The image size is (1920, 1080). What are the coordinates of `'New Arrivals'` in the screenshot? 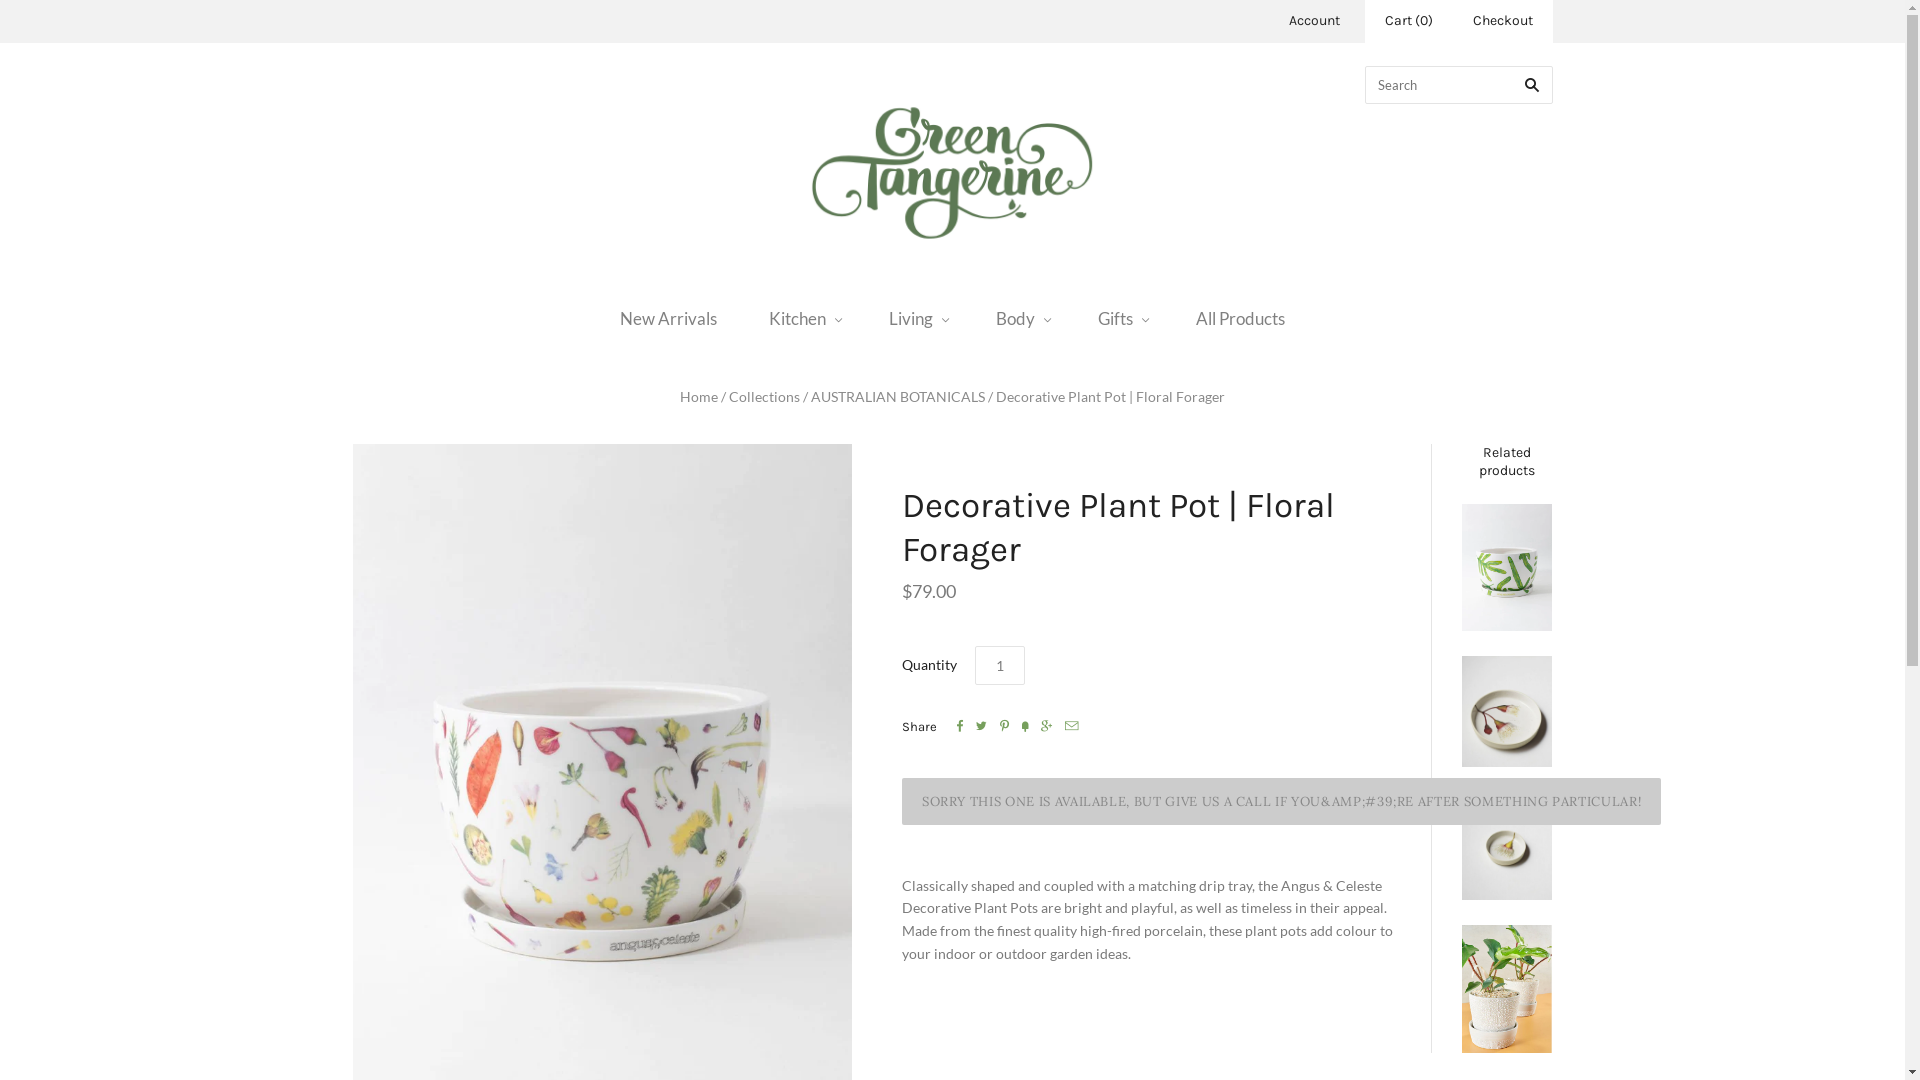 It's located at (593, 317).